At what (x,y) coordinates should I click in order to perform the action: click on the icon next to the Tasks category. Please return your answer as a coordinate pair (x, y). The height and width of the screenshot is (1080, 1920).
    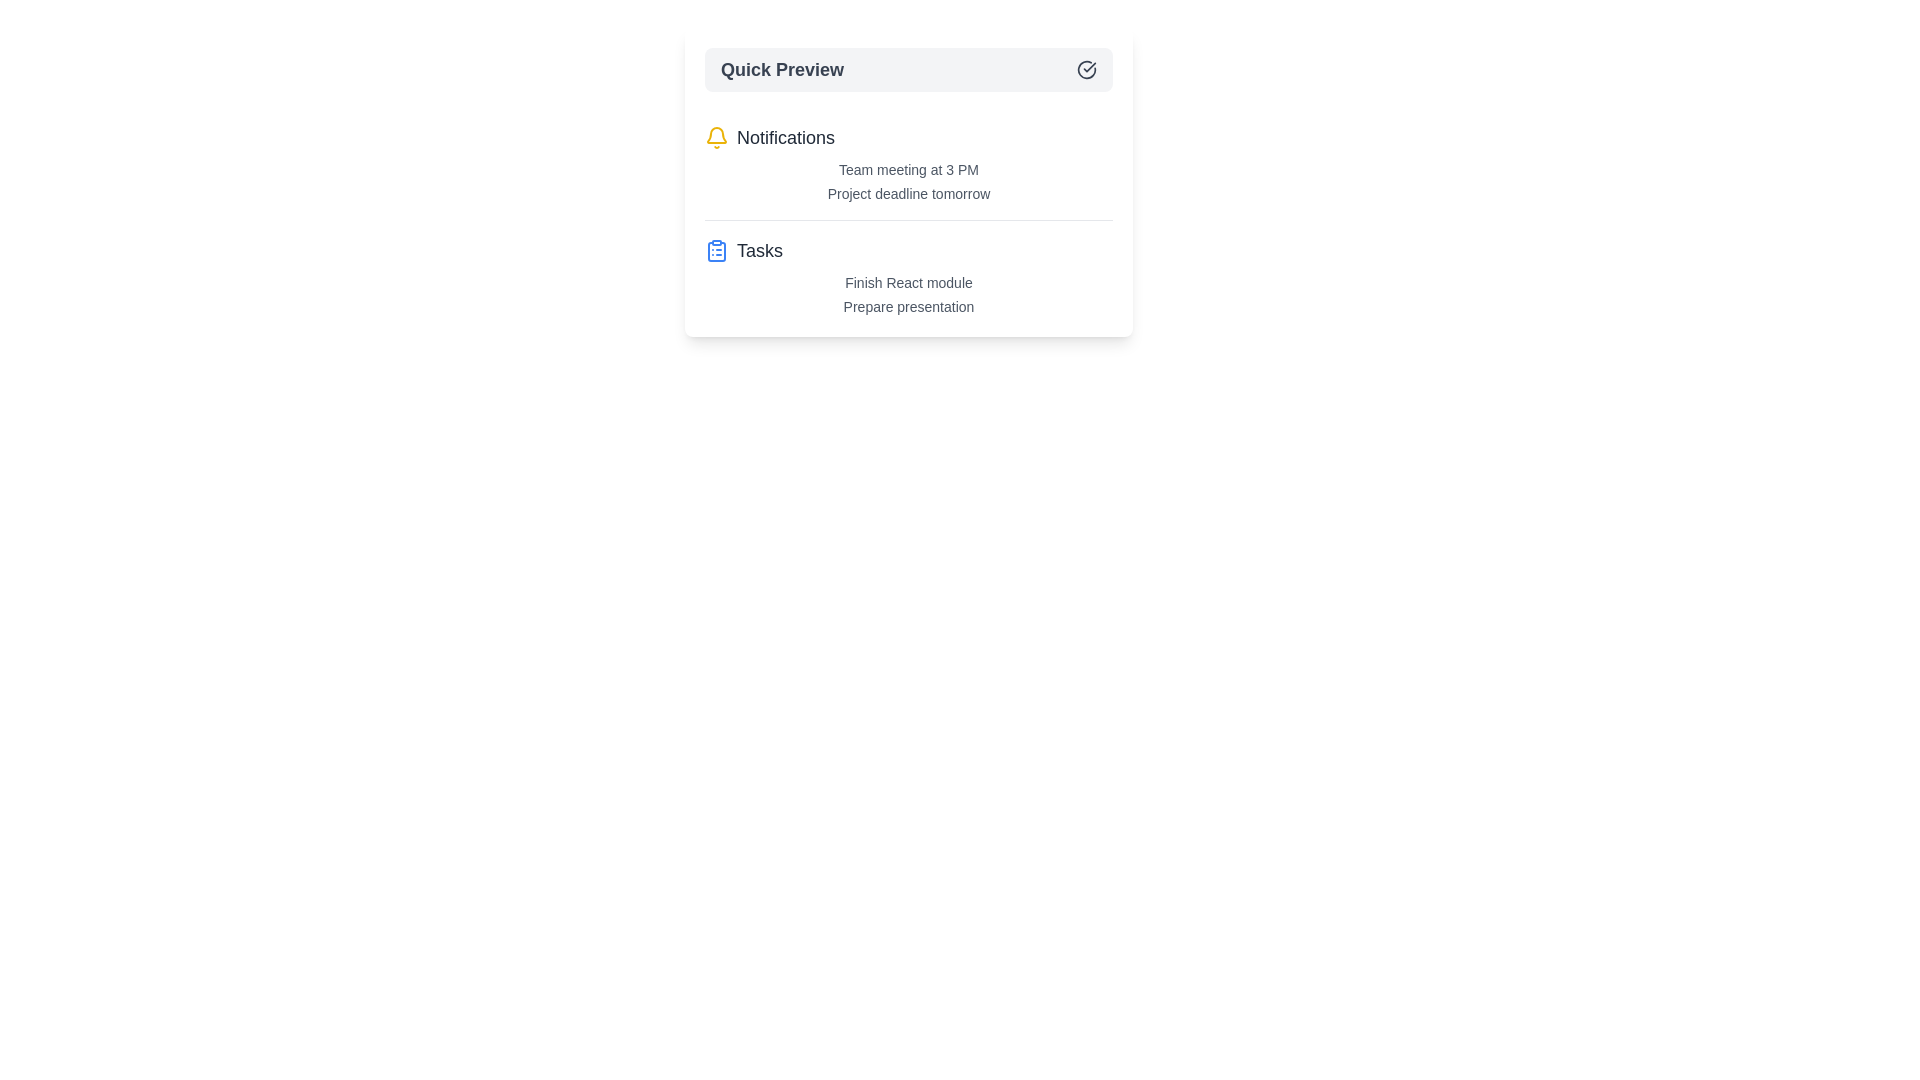
    Looking at the image, I should click on (716, 249).